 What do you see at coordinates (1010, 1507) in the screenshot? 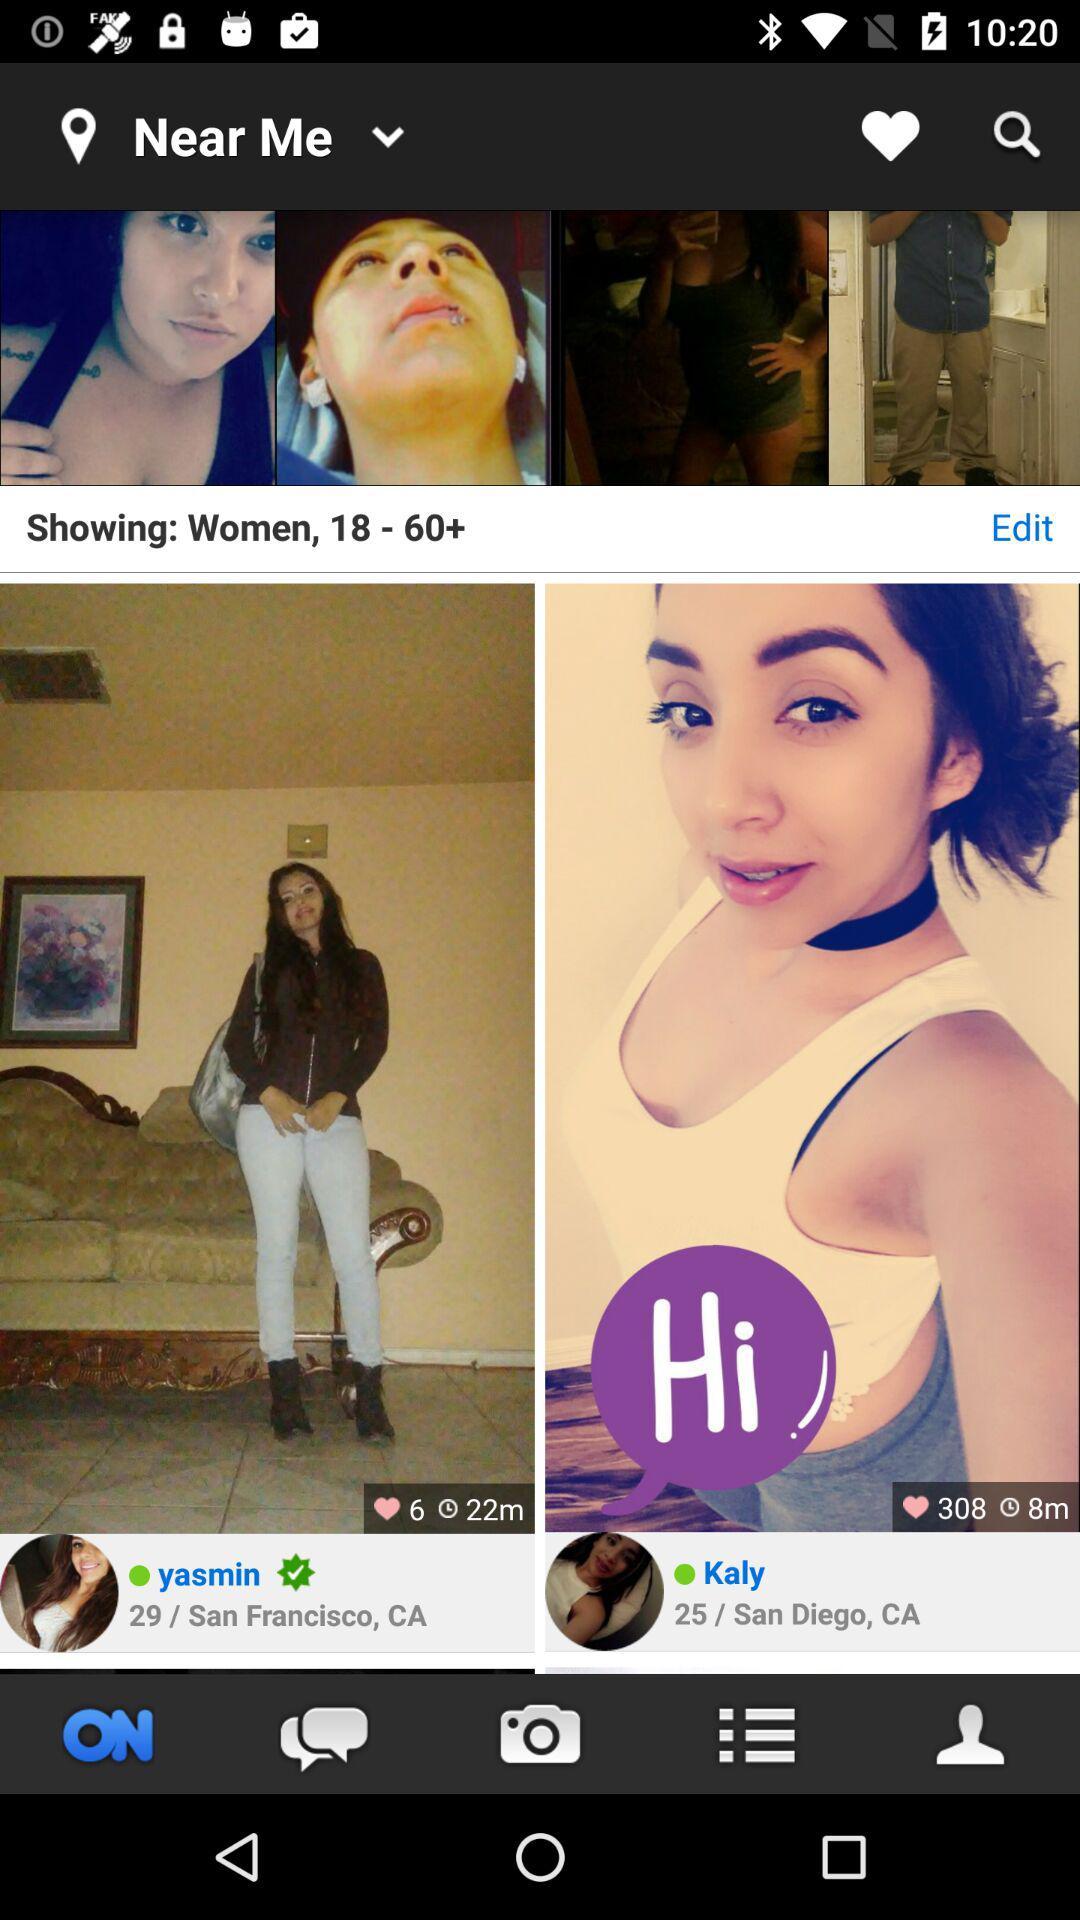
I see `the timer icon on left to the text 8m on the web page` at bounding box center [1010, 1507].